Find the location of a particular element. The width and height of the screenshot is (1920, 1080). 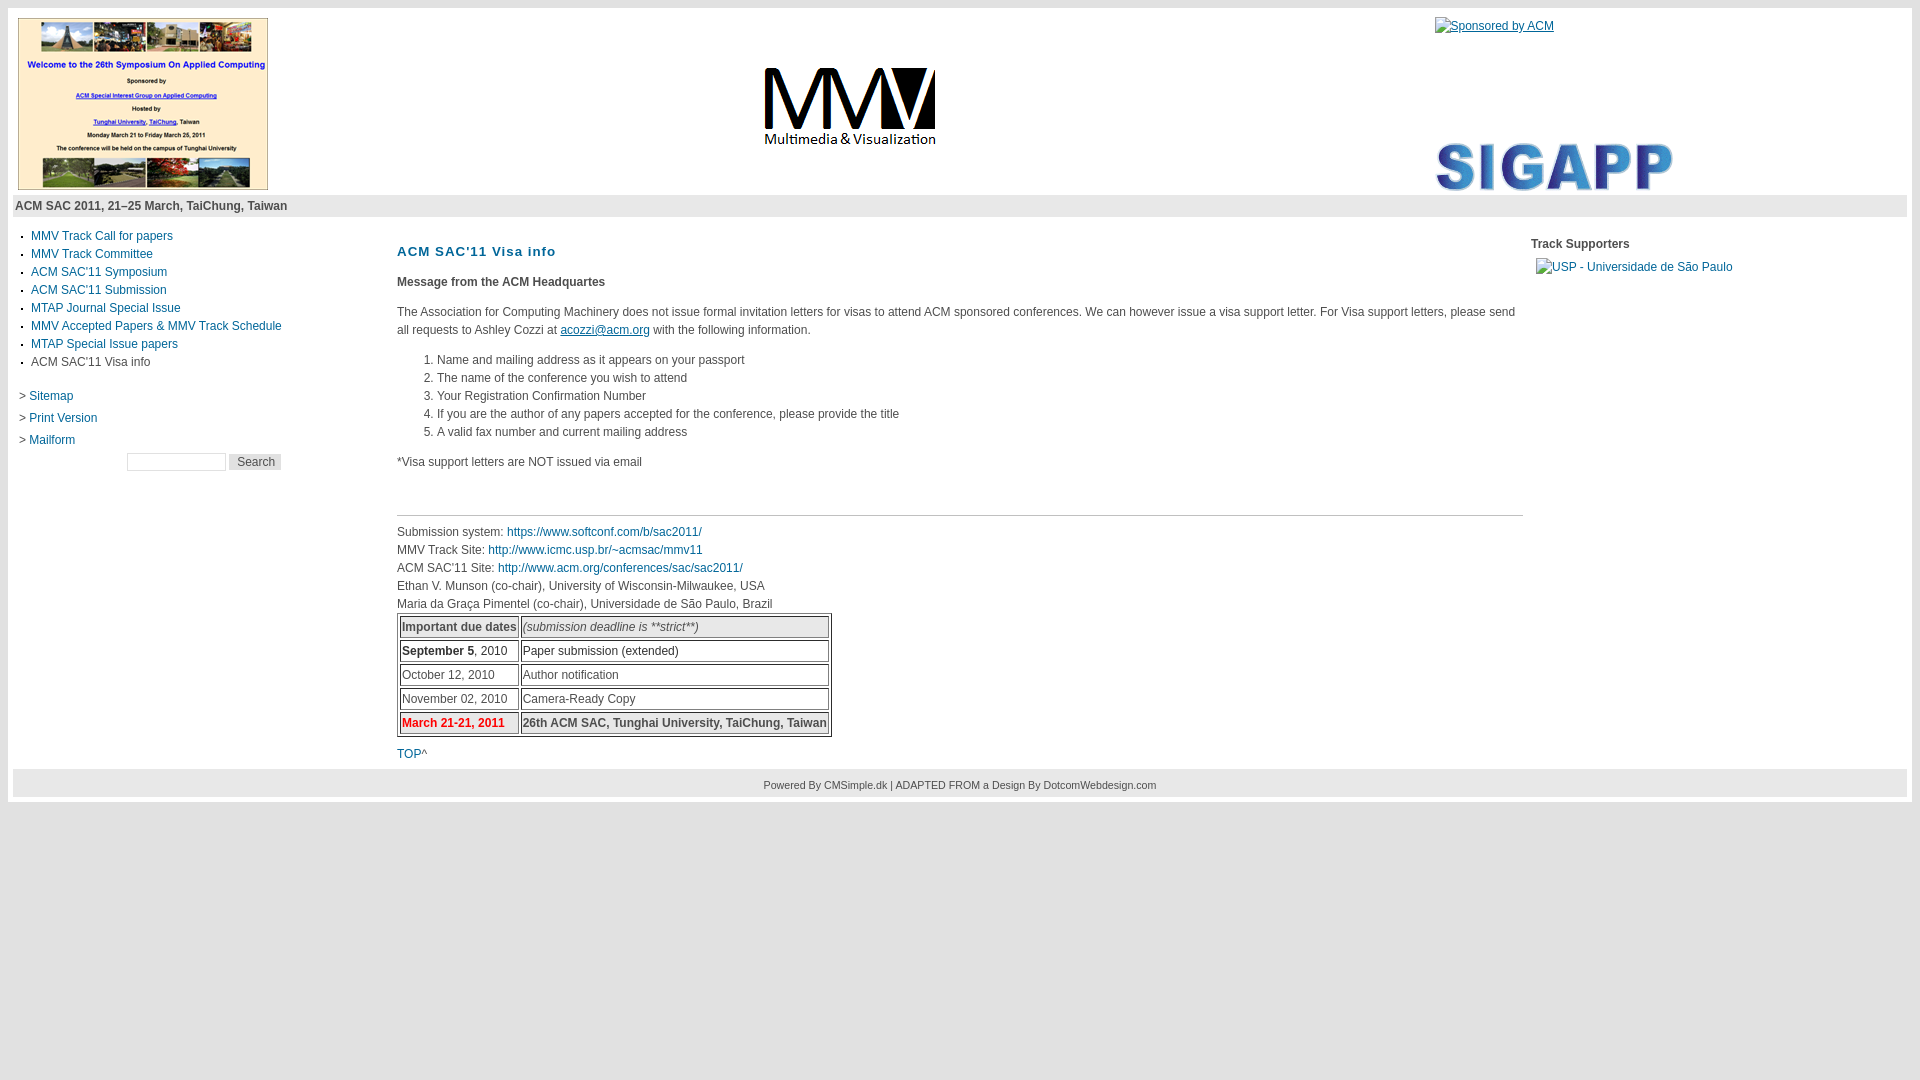

'ACM' is located at coordinates (1493, 26).